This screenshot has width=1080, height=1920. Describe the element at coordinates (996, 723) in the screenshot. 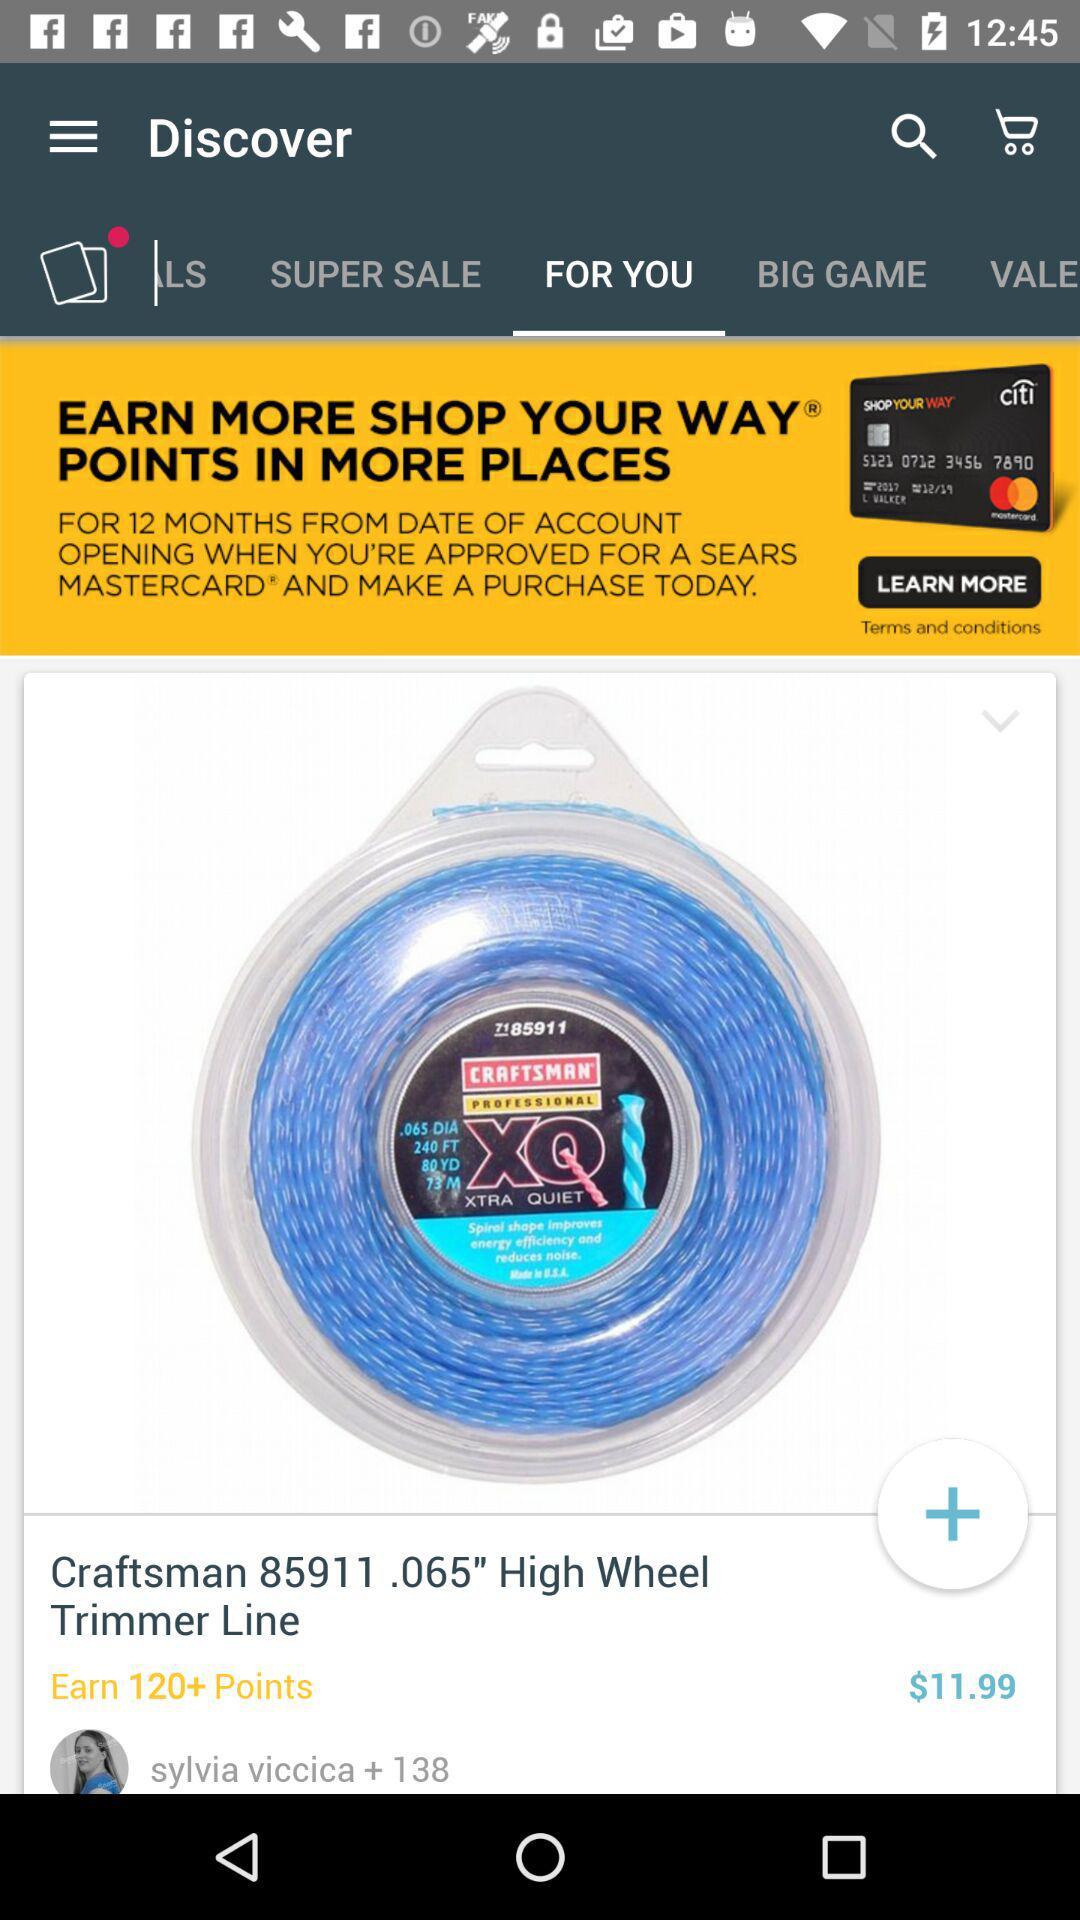

I see `drop down button` at that location.